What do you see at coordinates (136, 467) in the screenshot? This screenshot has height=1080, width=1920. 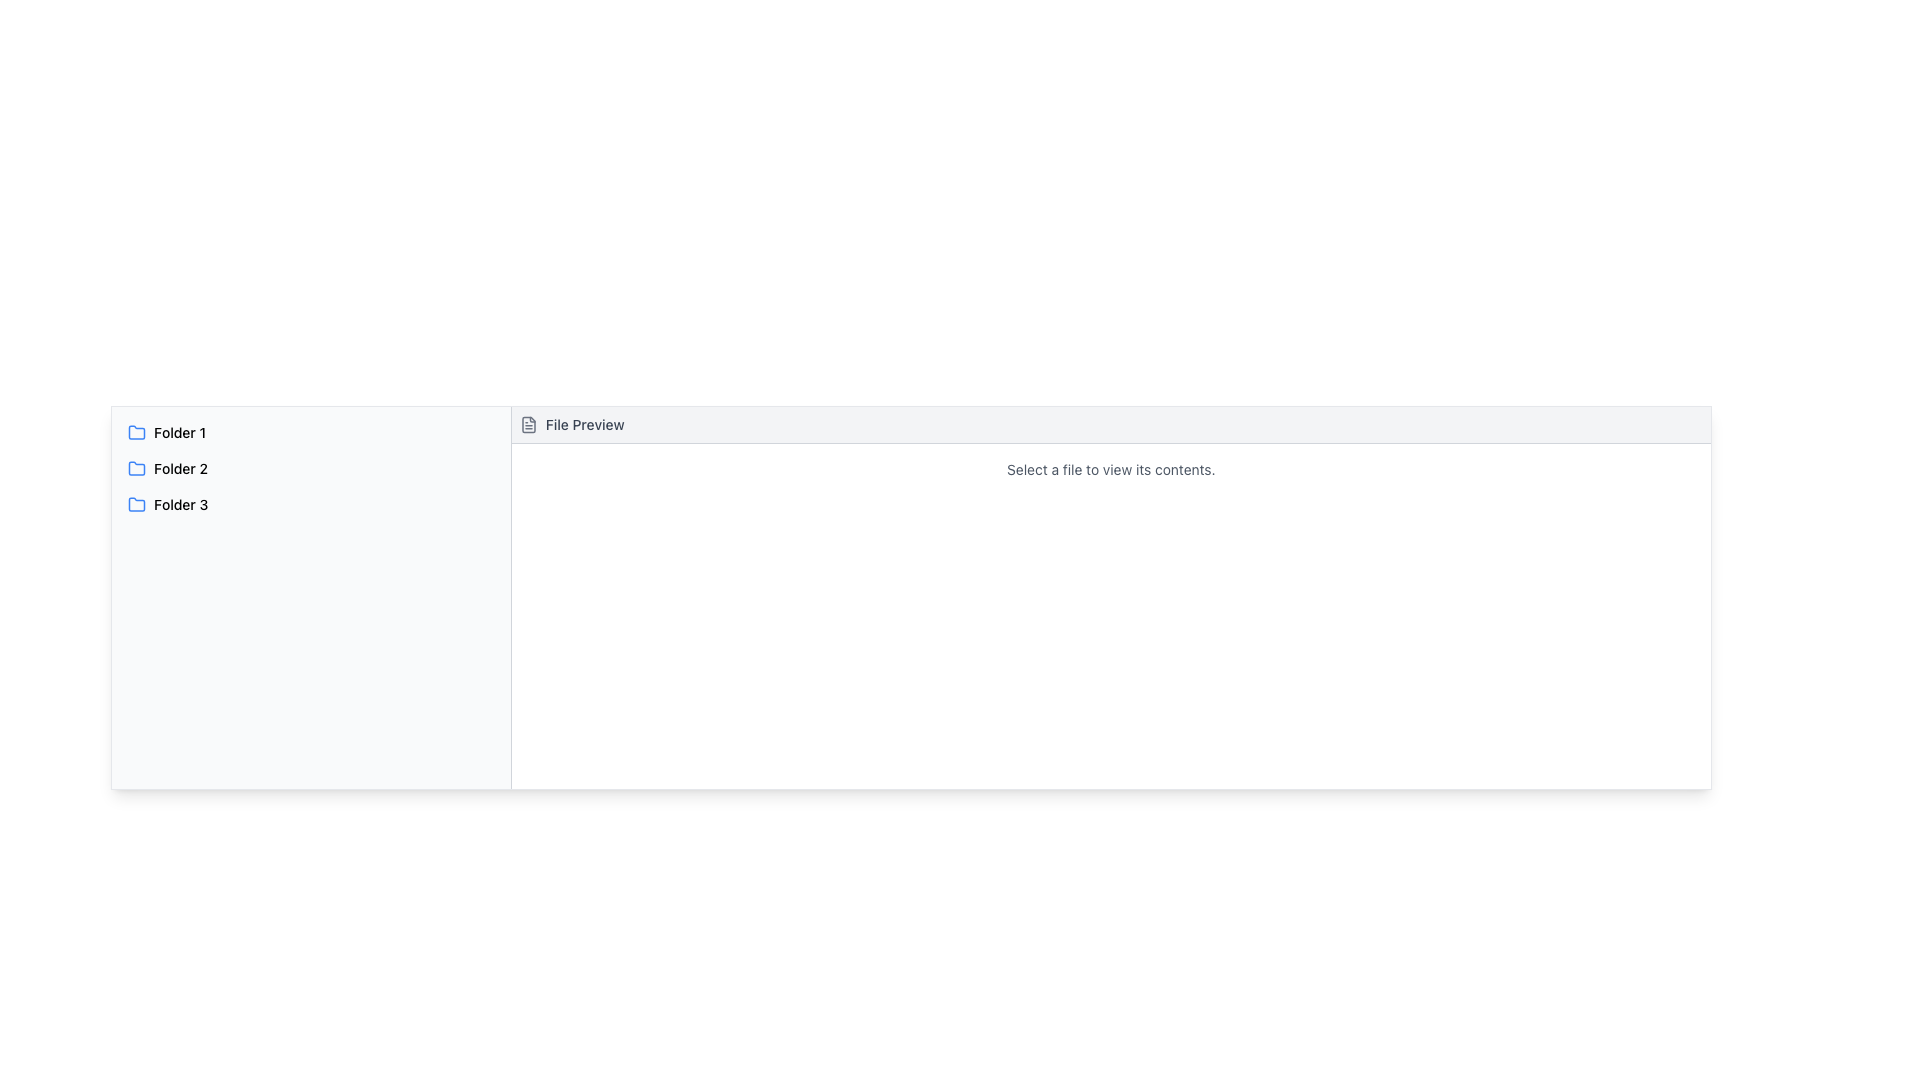 I see `to select or open the folder represented by the blue outlined SVG icon labeled 'Folder 2' in the vertical list of folder icons` at bounding box center [136, 467].